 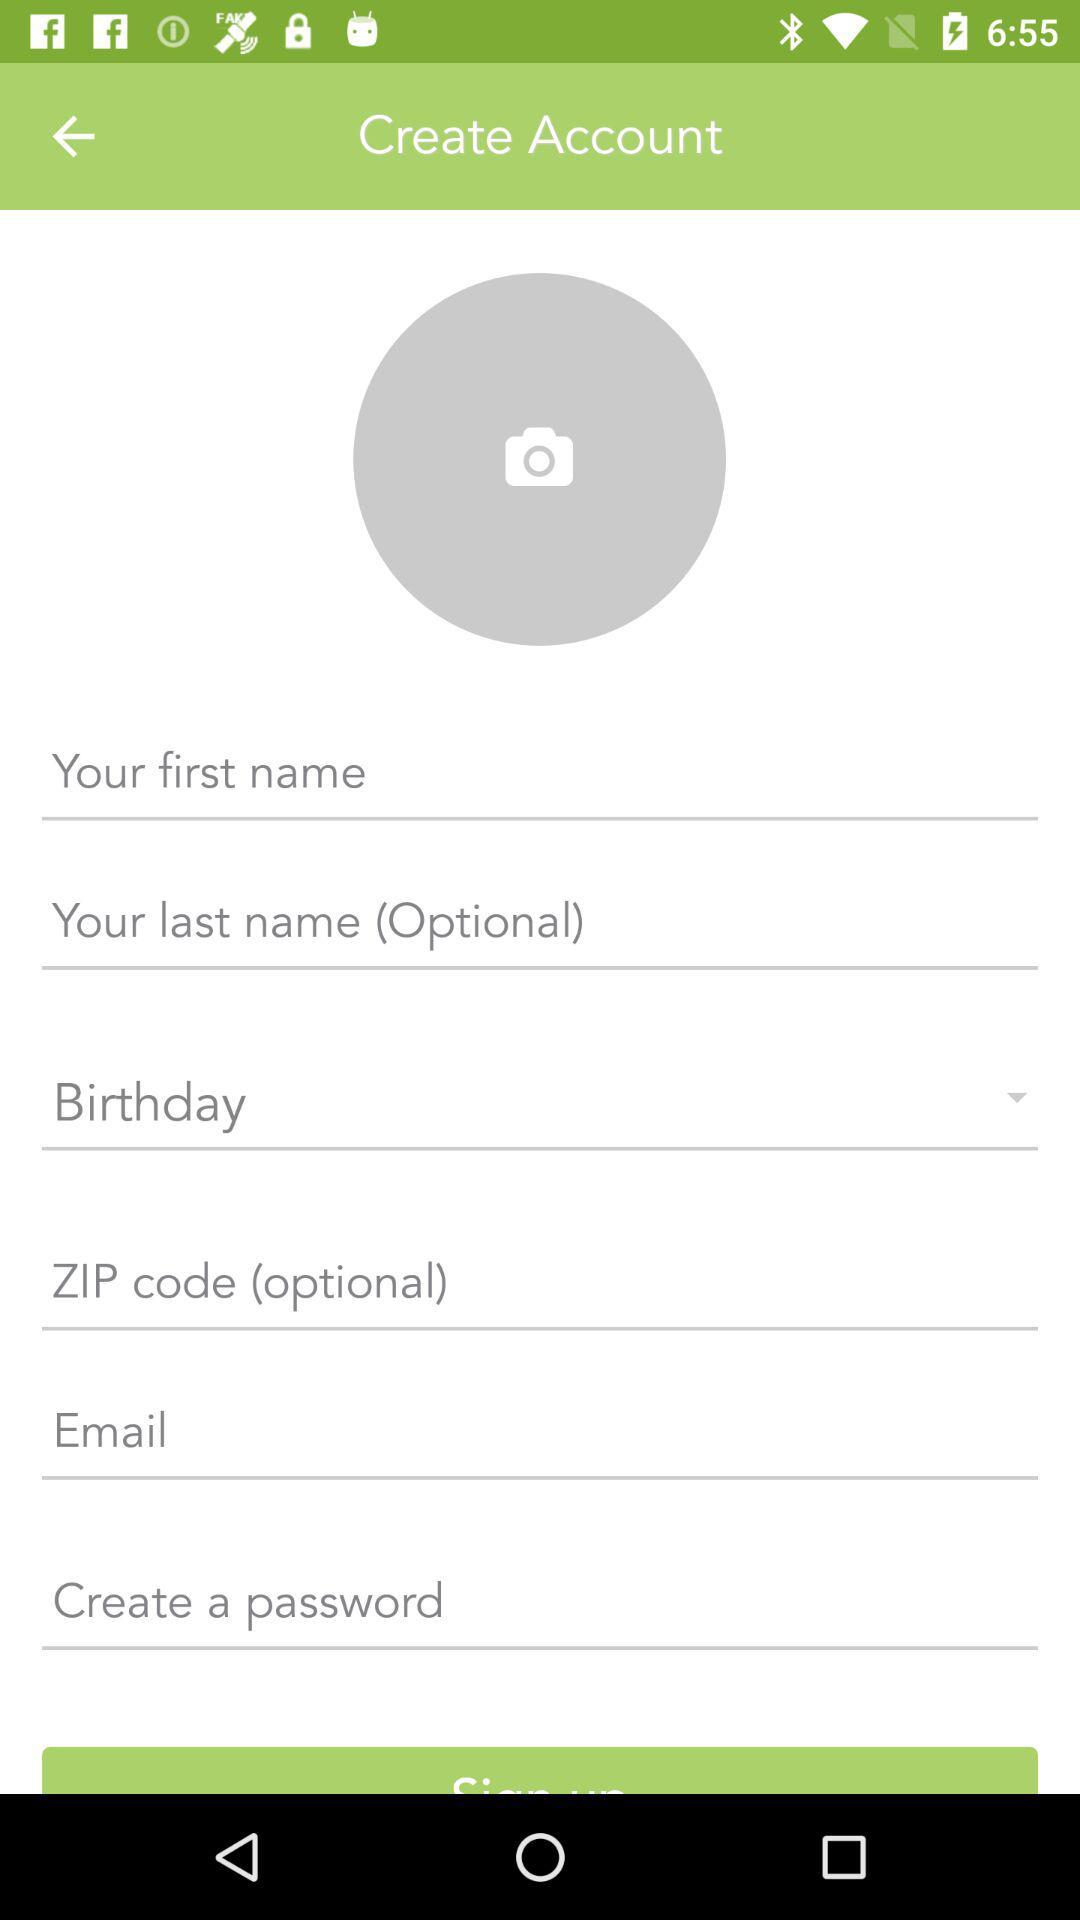 What do you see at coordinates (538, 459) in the screenshot?
I see `the profile photo` at bounding box center [538, 459].